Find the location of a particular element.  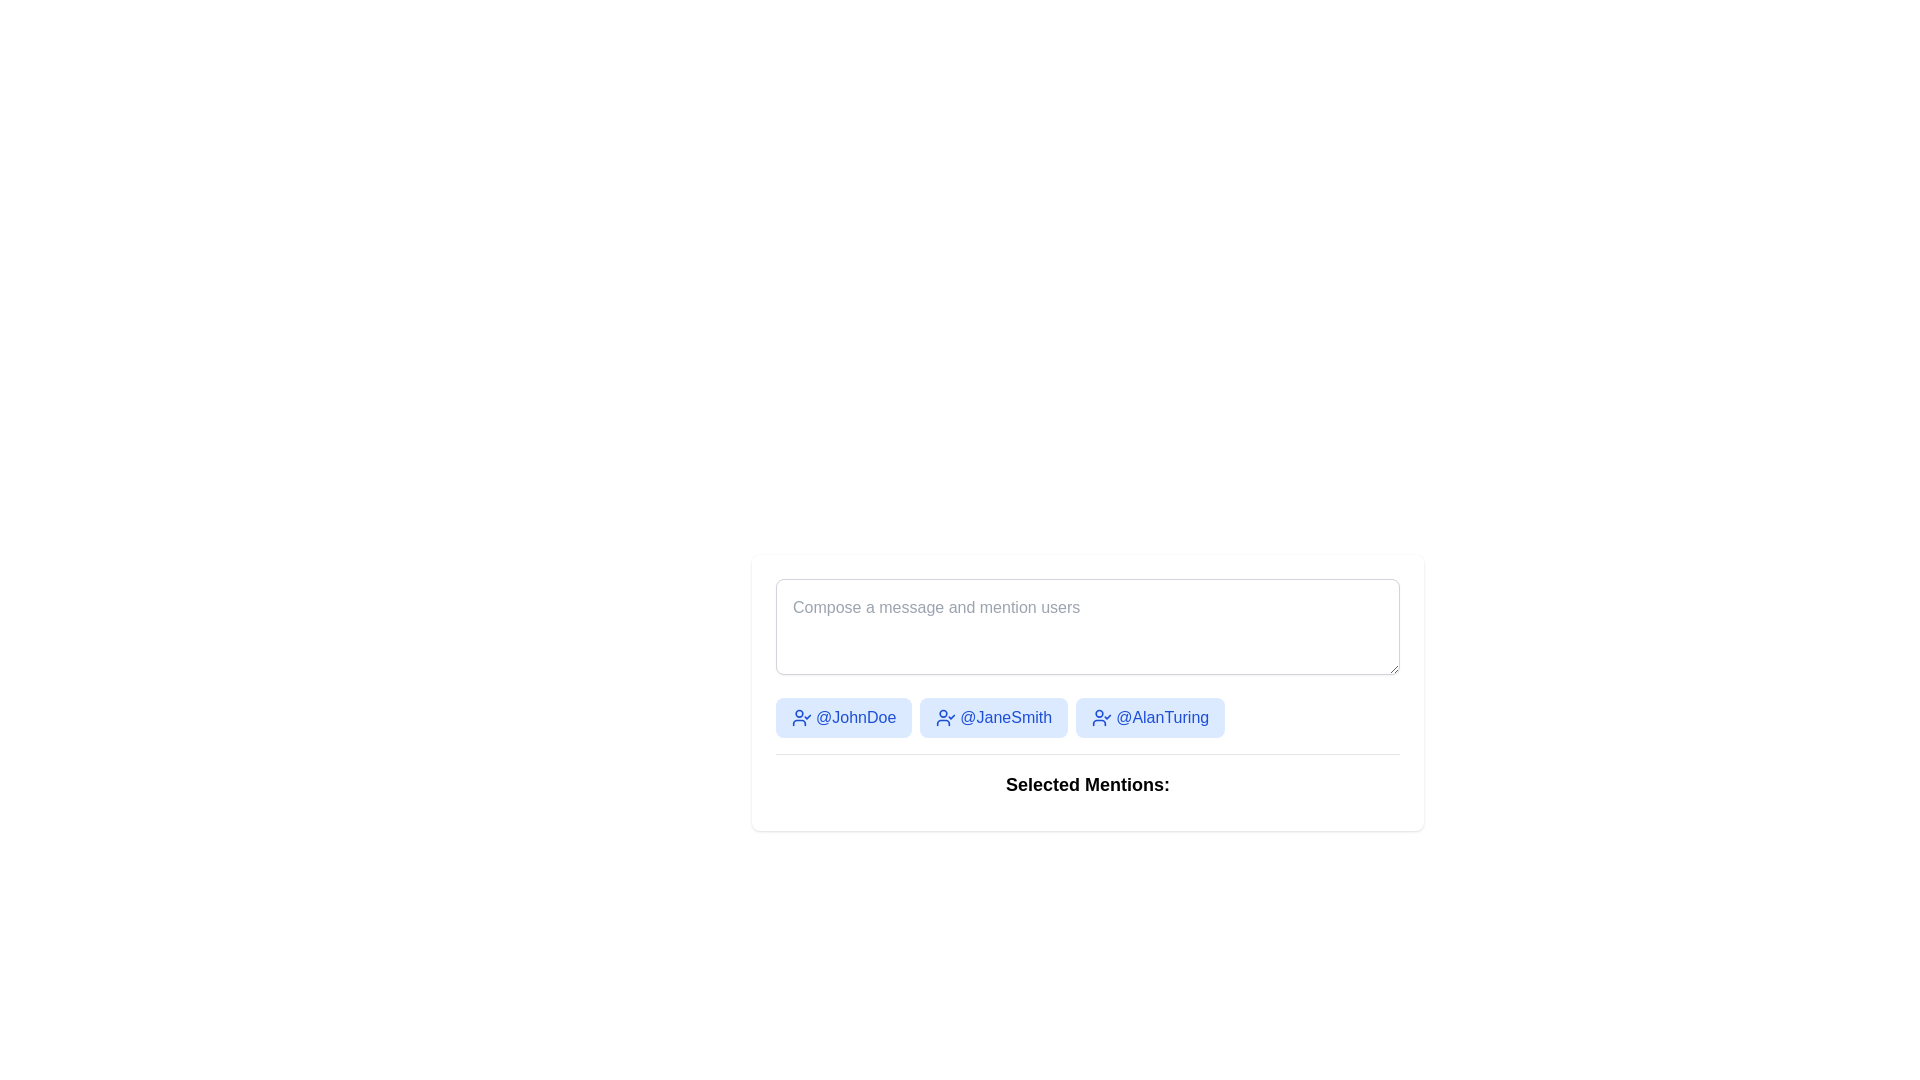

the user verification icon located to the left of the '@JaneSmith' text within the selectable chip is located at coordinates (945, 716).